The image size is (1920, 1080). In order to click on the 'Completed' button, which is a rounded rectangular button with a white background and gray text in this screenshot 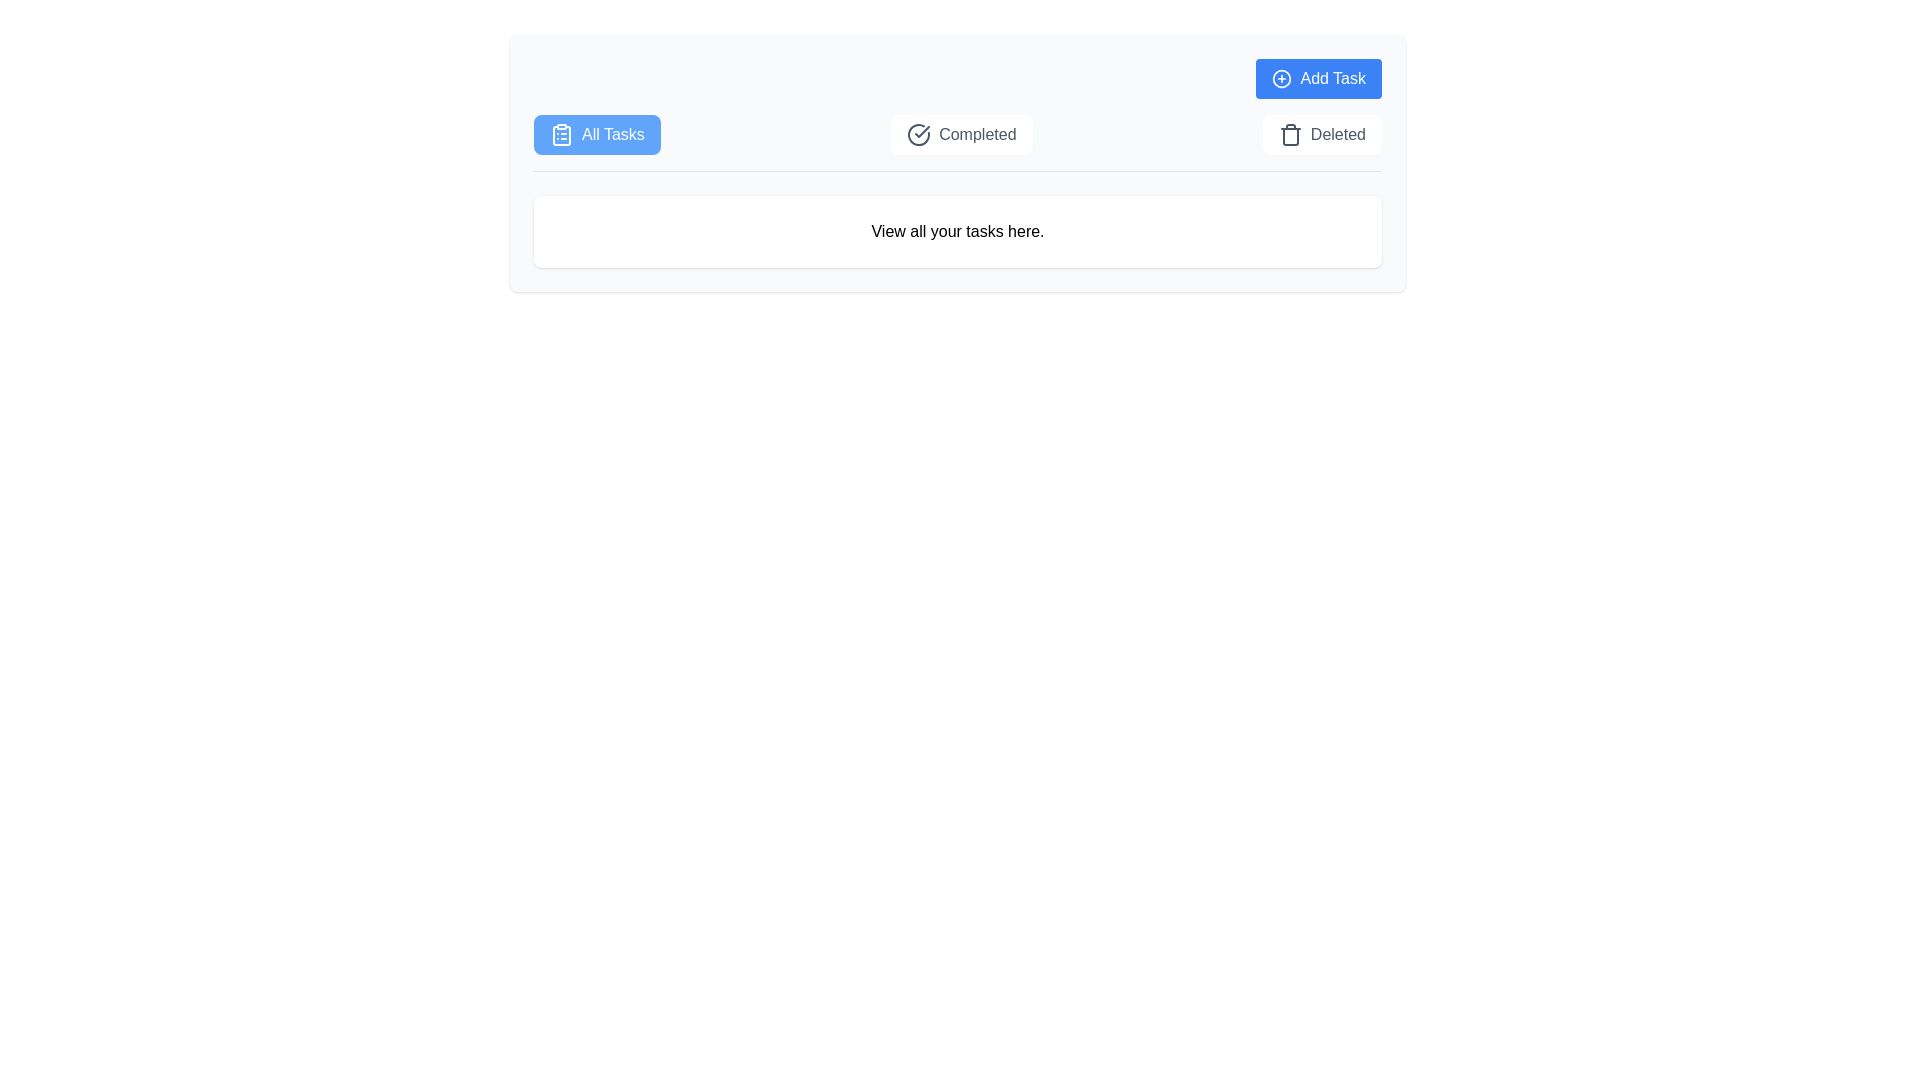, I will do `click(961, 135)`.